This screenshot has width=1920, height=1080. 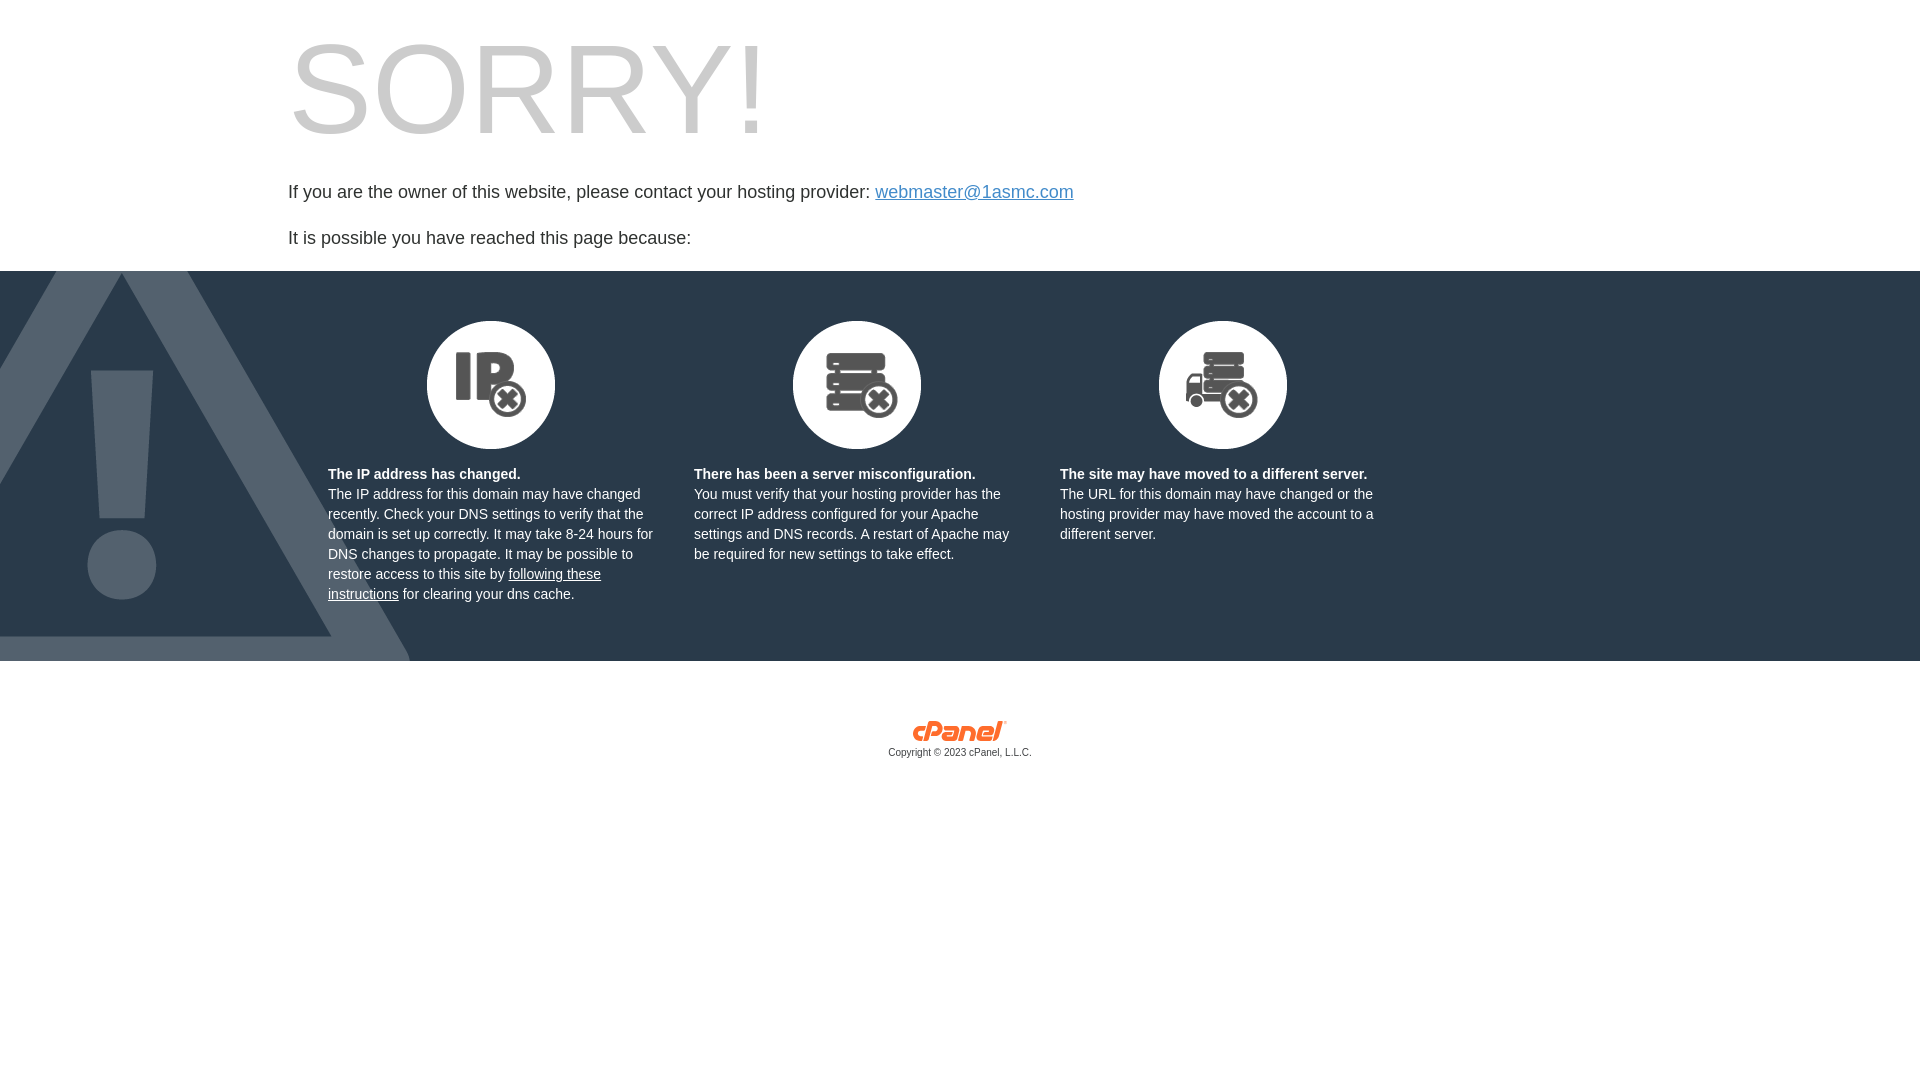 I want to click on 'following these instructions', so click(x=463, y=583).